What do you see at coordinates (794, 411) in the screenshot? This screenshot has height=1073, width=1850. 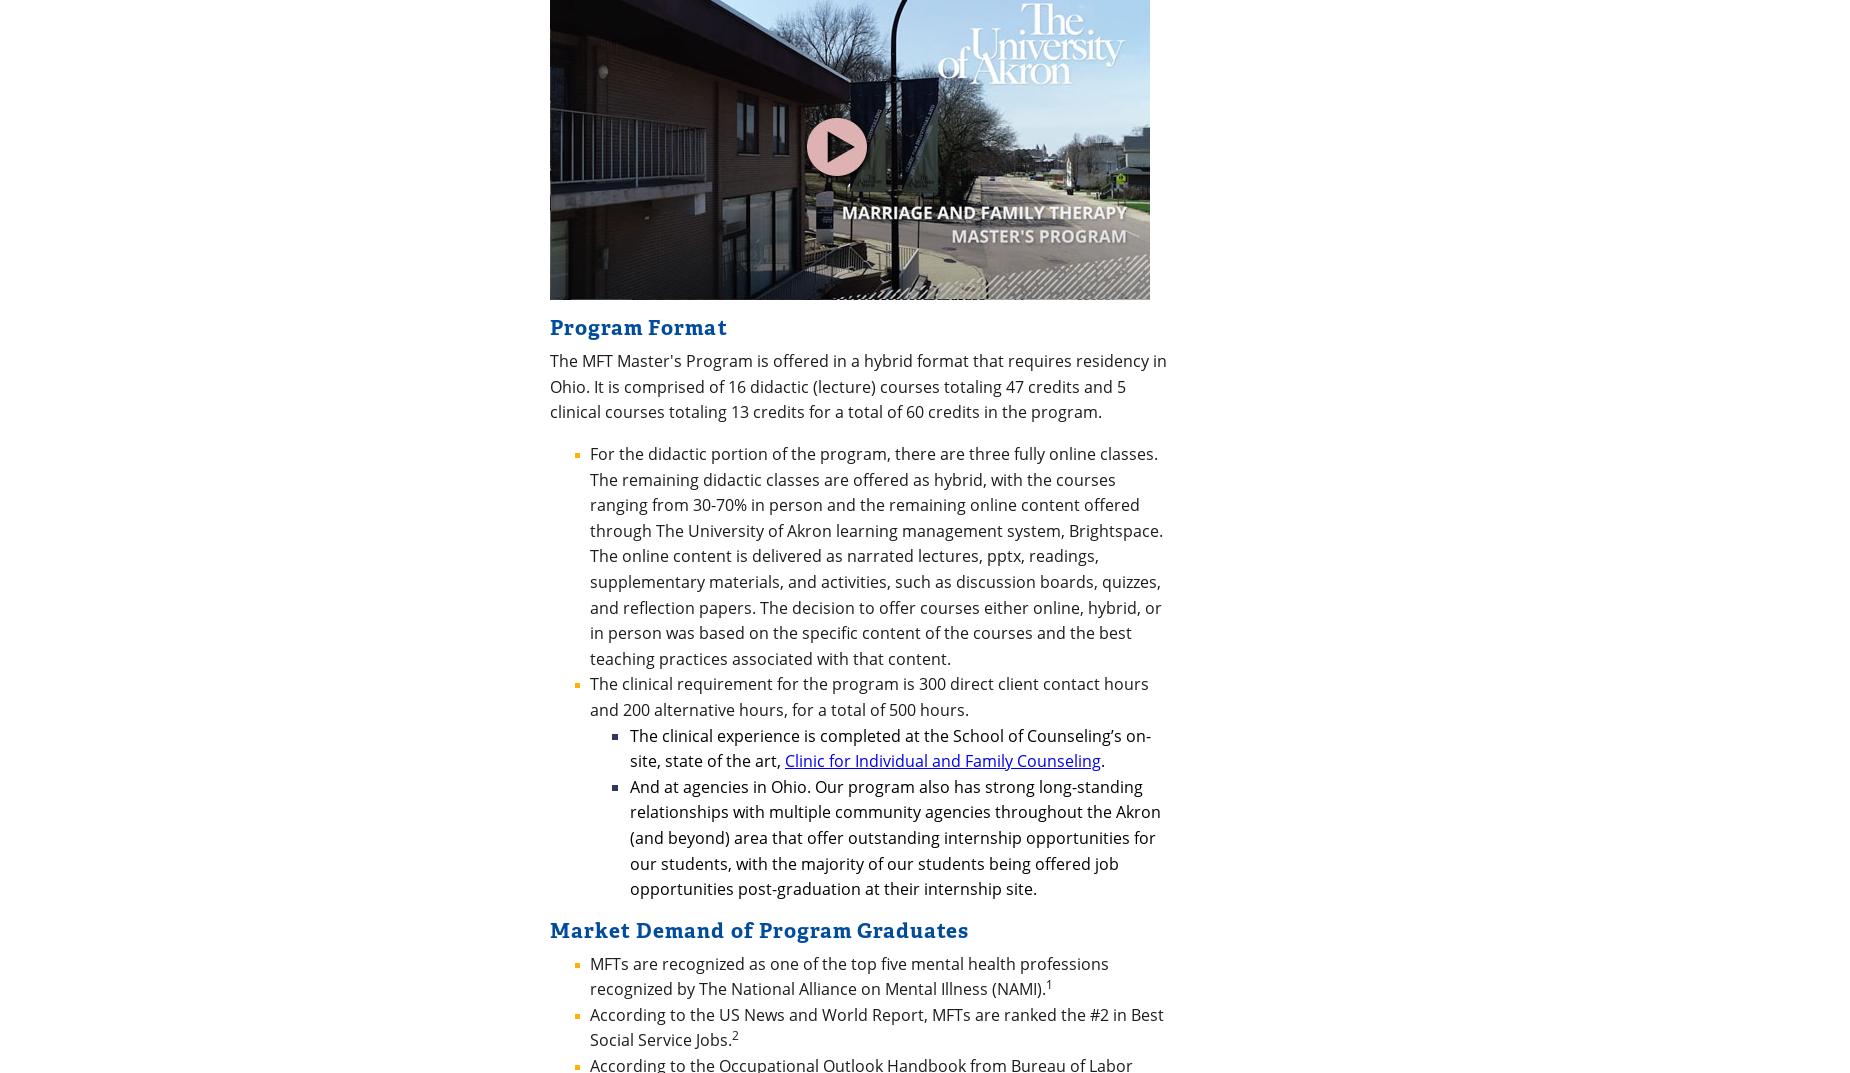 I see `'https://codes.ohio.gov/ohio-administrative-code/rule-4757-25-01'` at bounding box center [794, 411].